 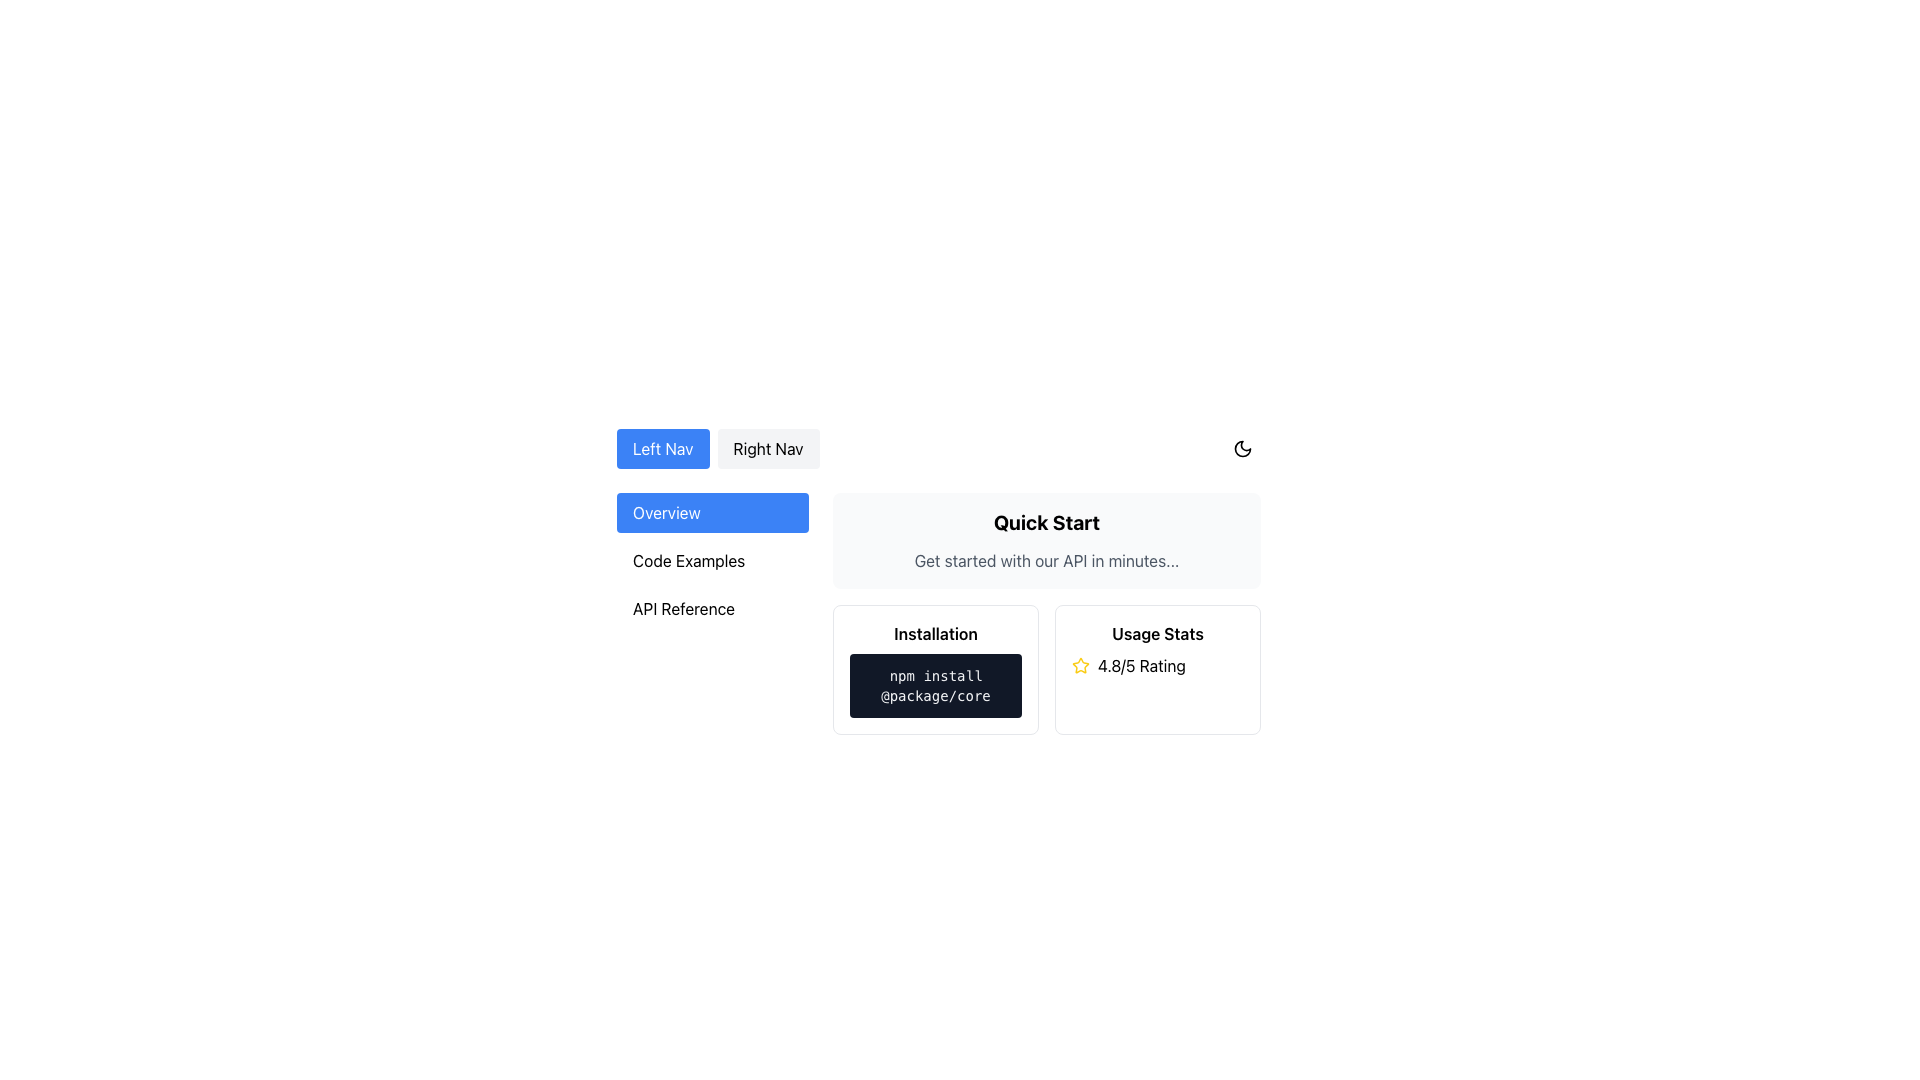 I want to click on the 'Right Nav' button, which is a rectangular button with rounded corners, located in the top-center area of the interface, so click(x=767, y=447).